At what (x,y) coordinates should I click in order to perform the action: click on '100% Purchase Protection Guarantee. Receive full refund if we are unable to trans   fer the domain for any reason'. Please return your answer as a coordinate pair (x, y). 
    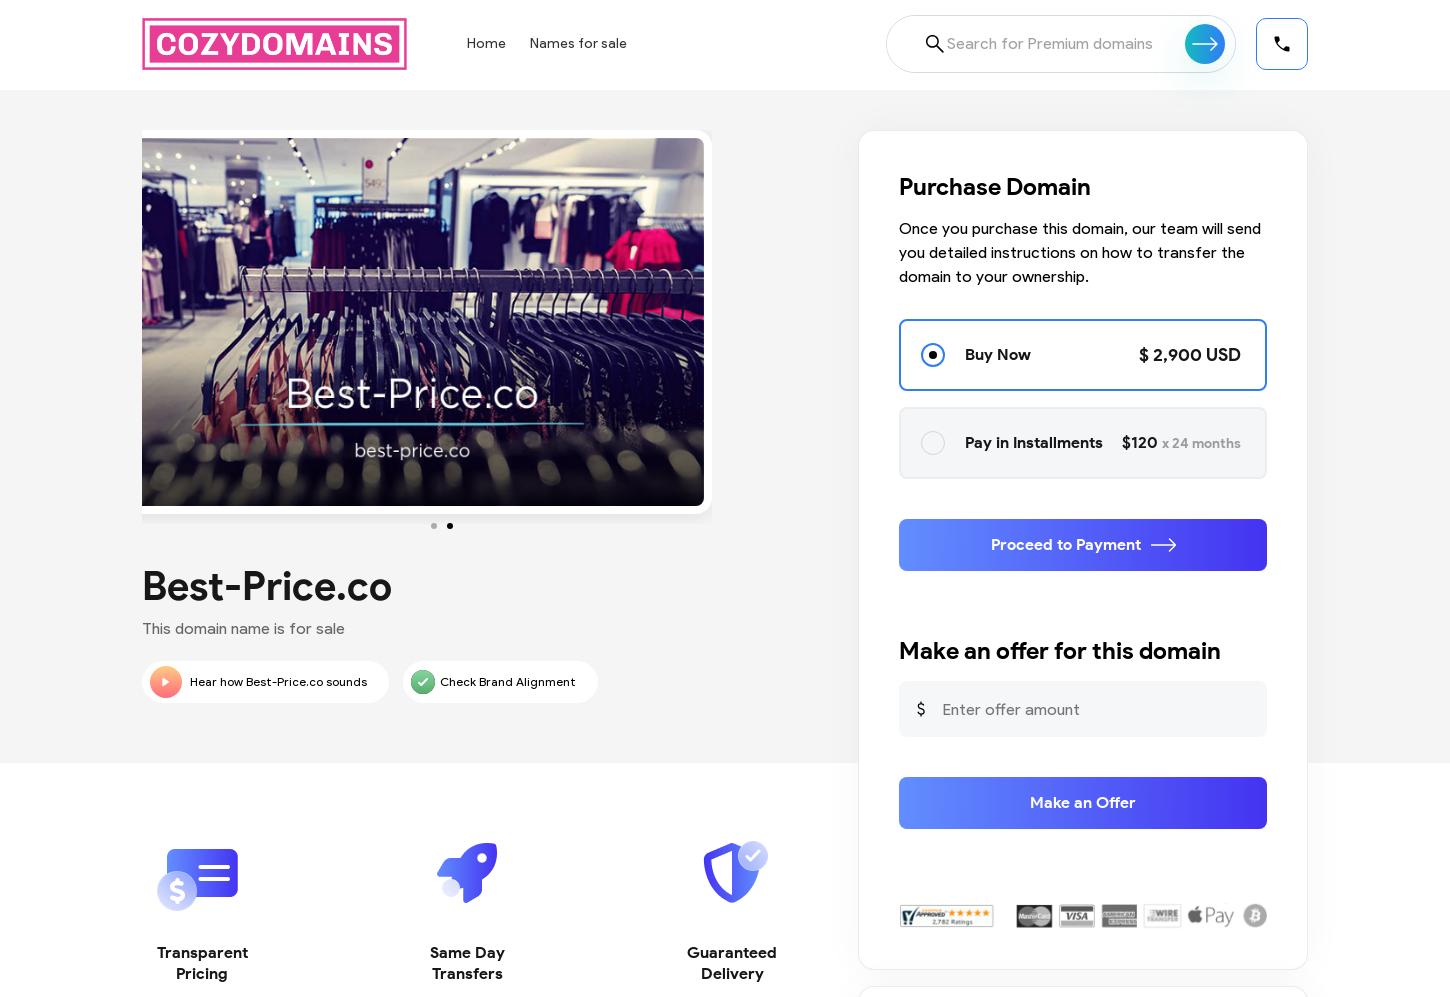
    Looking at the image, I should click on (731, 752).